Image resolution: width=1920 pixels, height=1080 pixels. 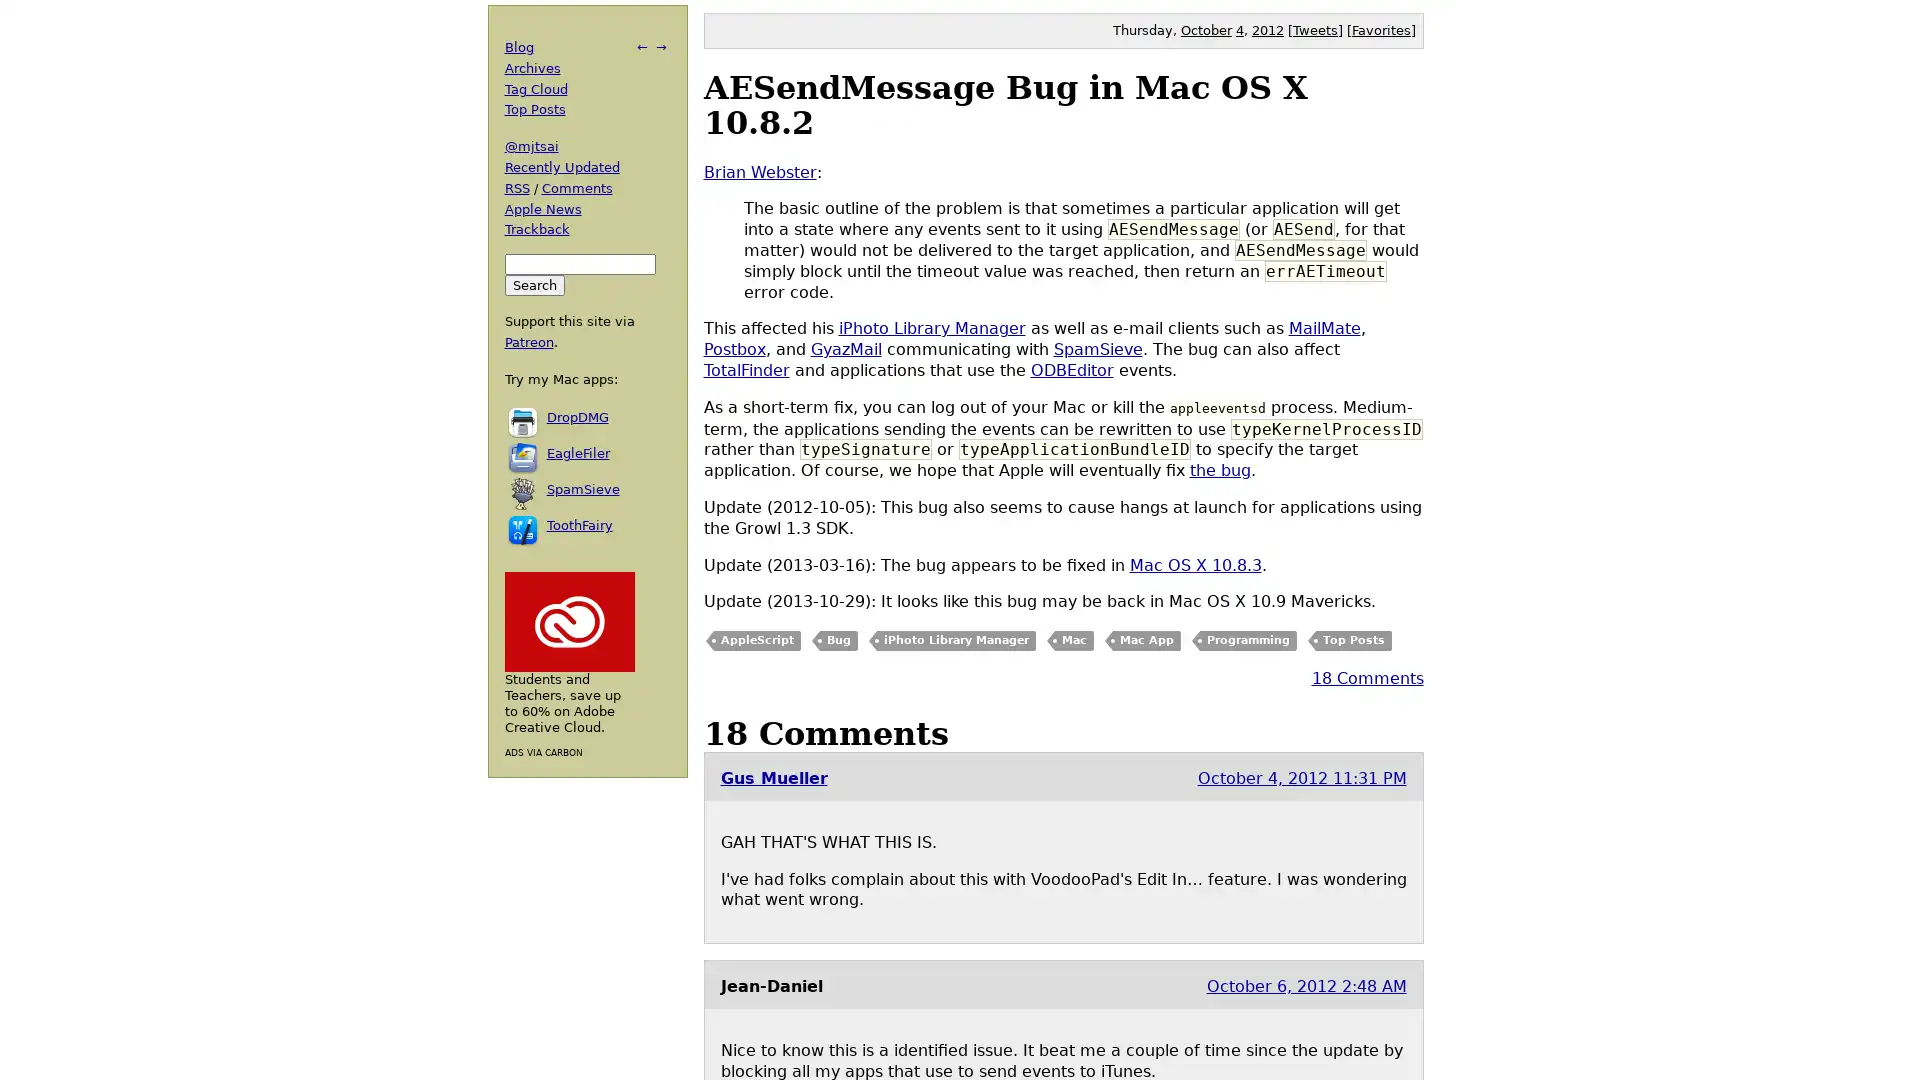 I want to click on Search, so click(x=533, y=285).